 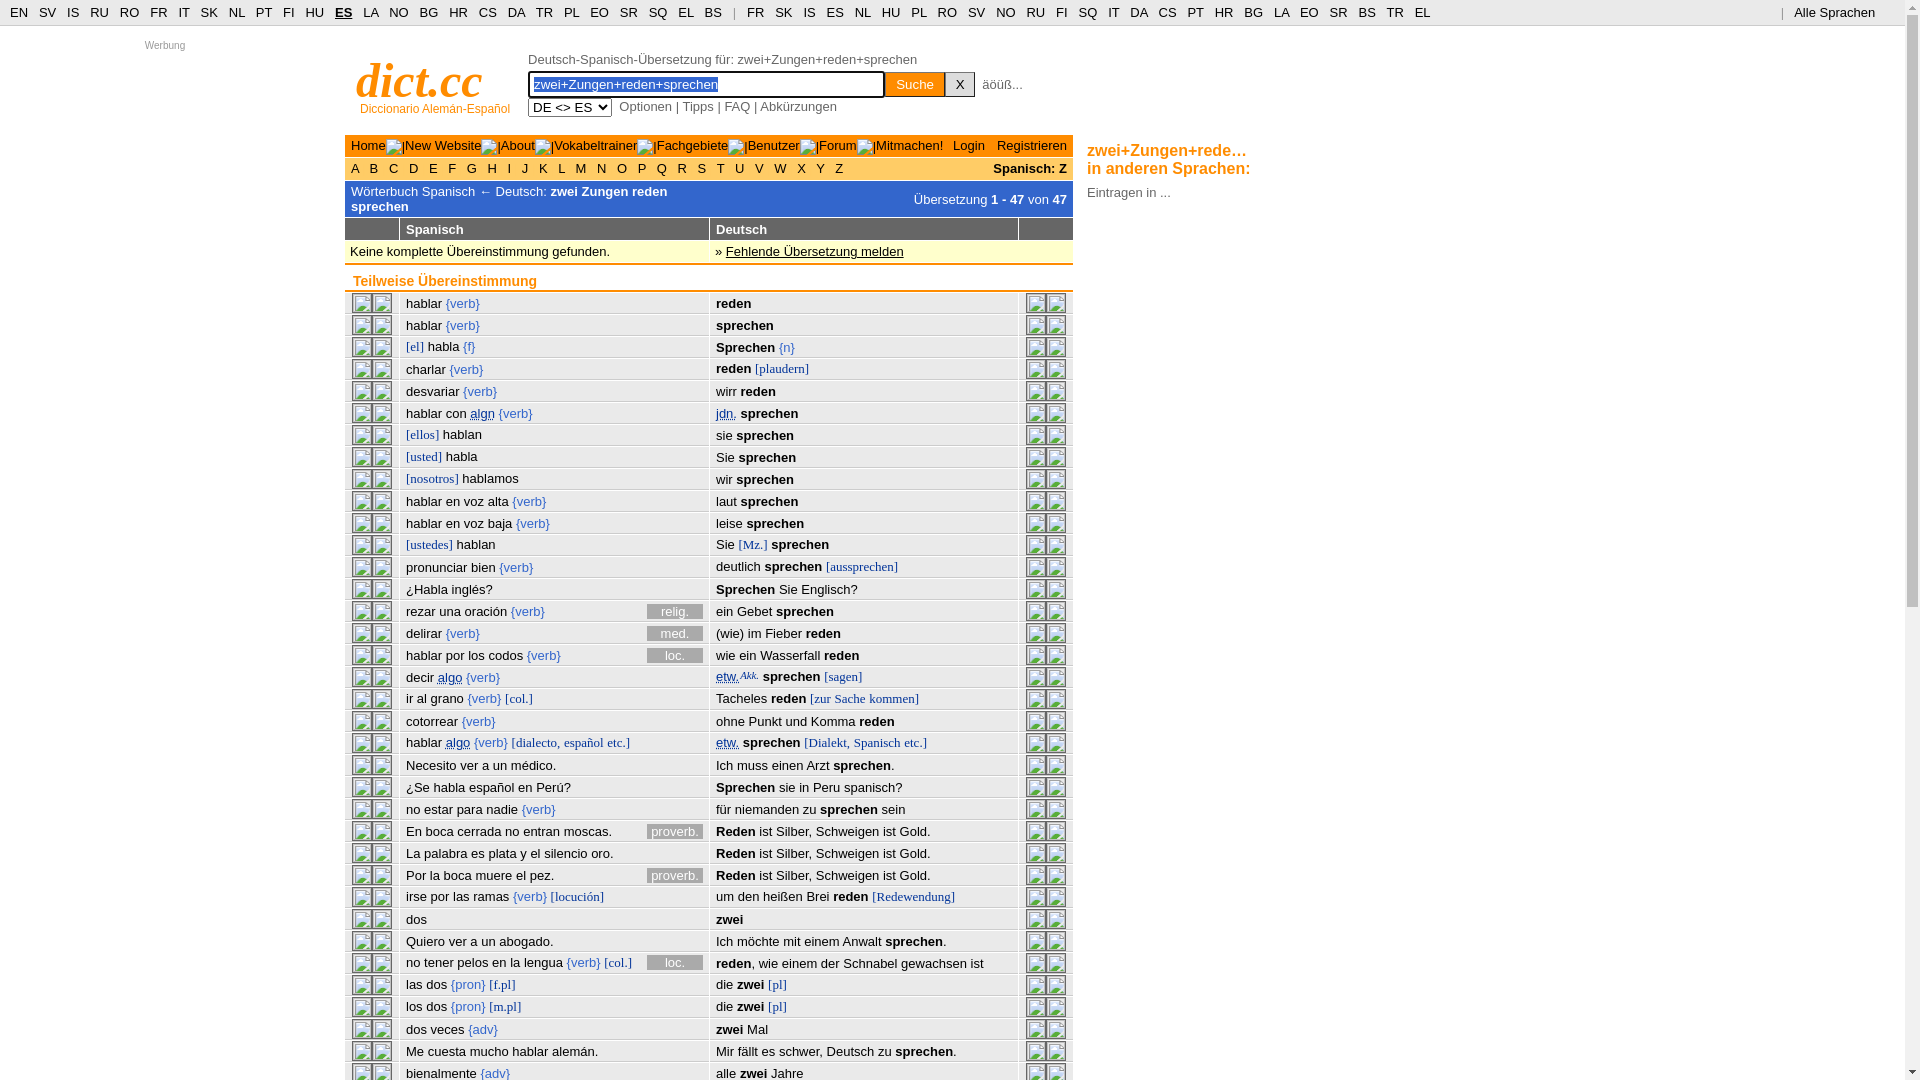 What do you see at coordinates (830, 962) in the screenshot?
I see `'der'` at bounding box center [830, 962].